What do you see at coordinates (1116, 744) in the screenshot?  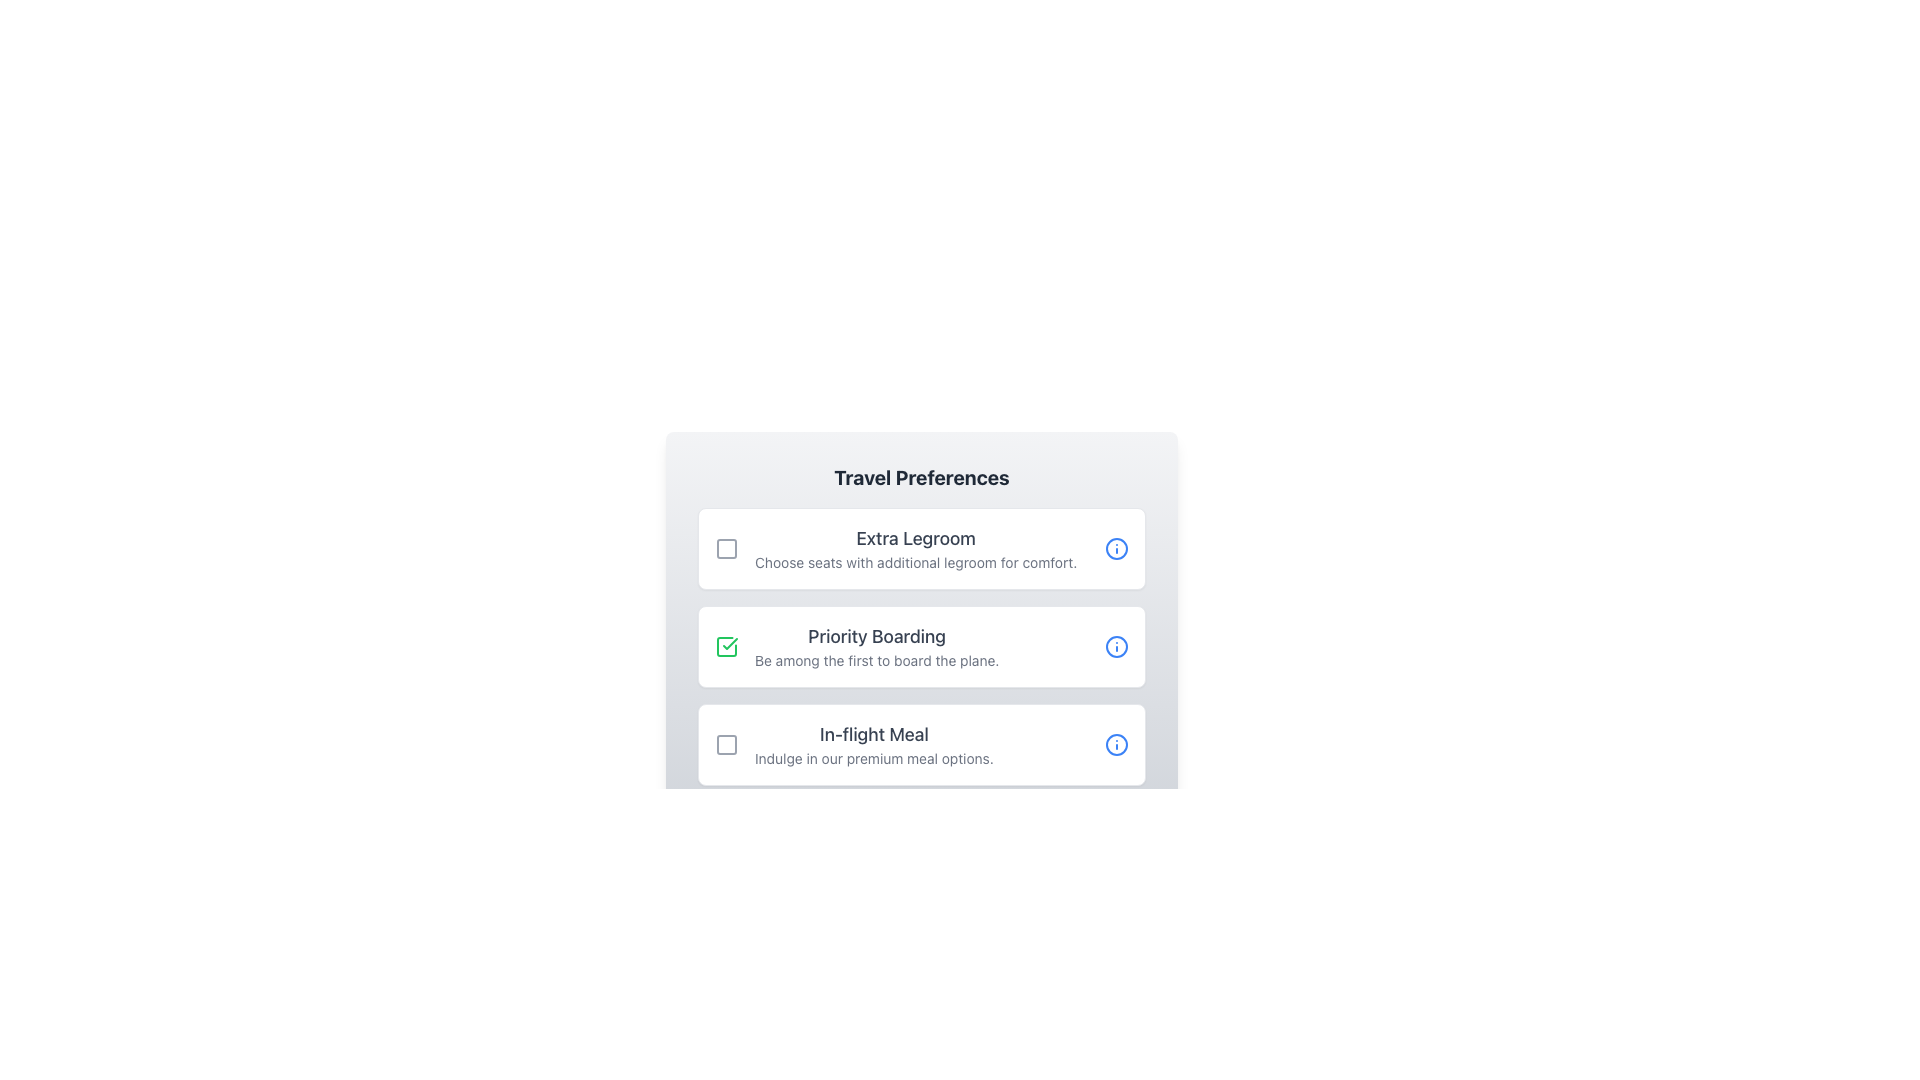 I see `the decorative Circle SVG element within the 'In-flight Meal' icon, located at the far right of the preference option` at bounding box center [1116, 744].